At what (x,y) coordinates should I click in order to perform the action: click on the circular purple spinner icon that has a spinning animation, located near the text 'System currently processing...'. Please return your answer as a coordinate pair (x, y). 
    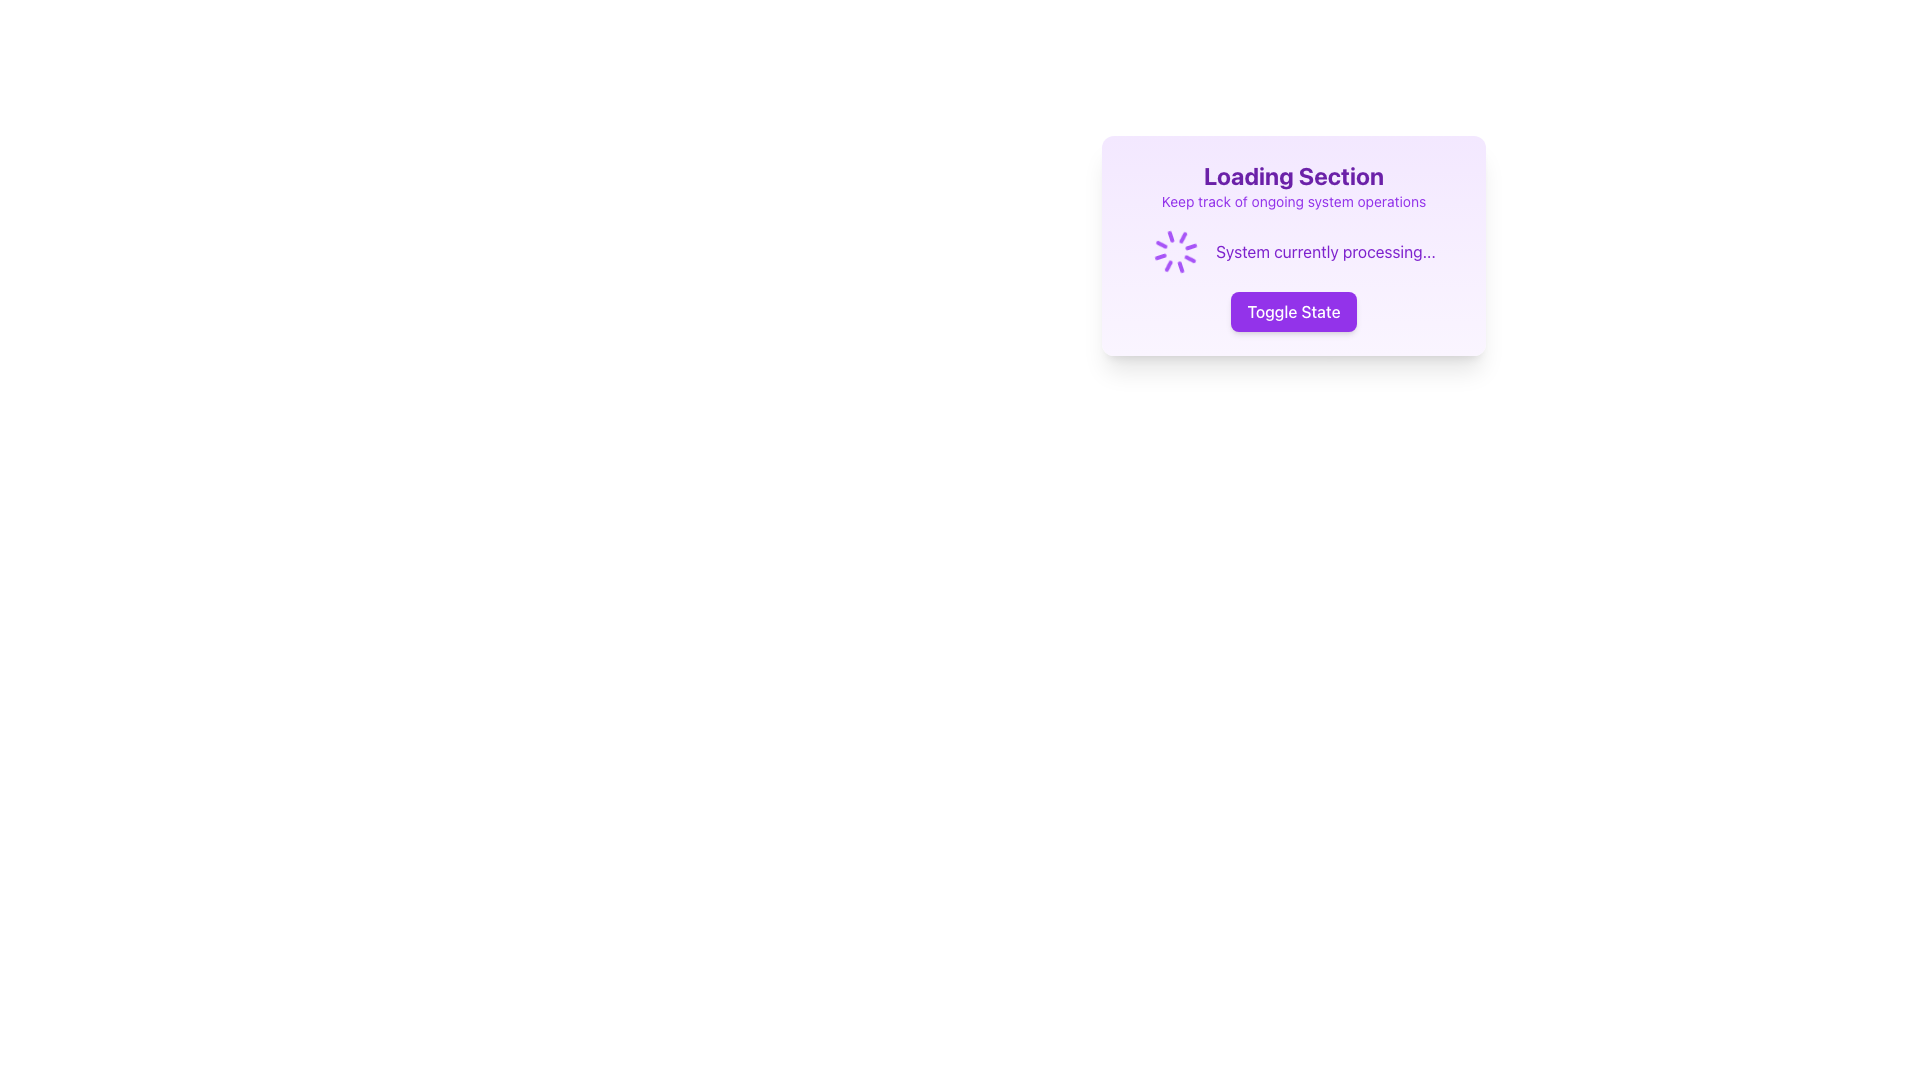
    Looking at the image, I should click on (1176, 250).